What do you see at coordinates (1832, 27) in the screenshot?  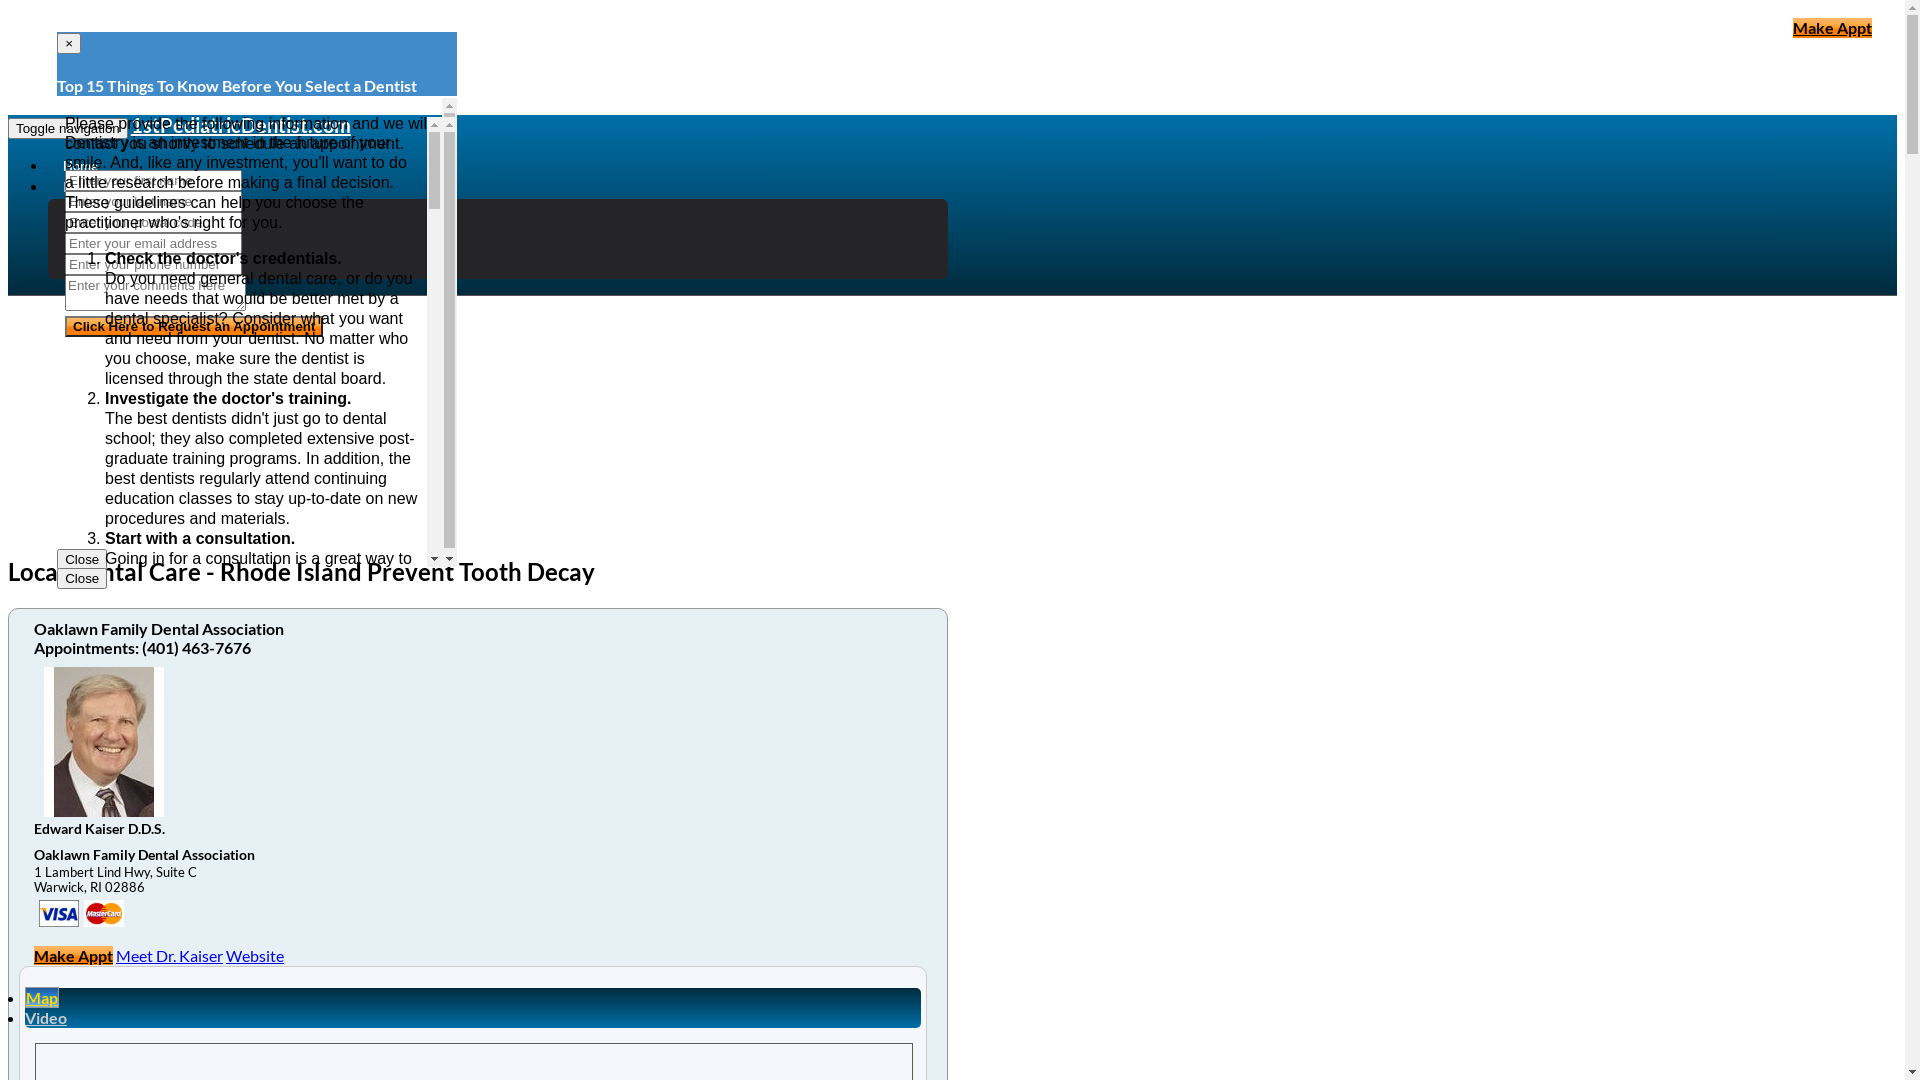 I see `'Make Appt'` at bounding box center [1832, 27].